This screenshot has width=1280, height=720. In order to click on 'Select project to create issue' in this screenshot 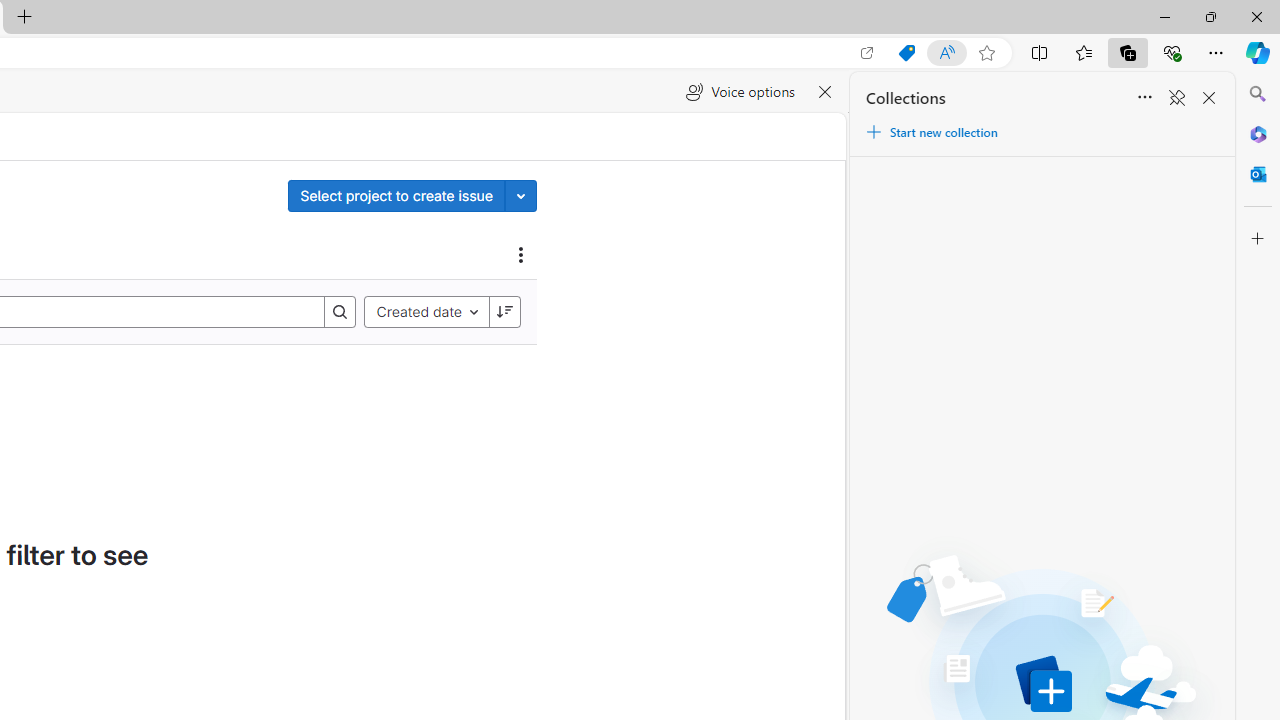, I will do `click(396, 195)`.